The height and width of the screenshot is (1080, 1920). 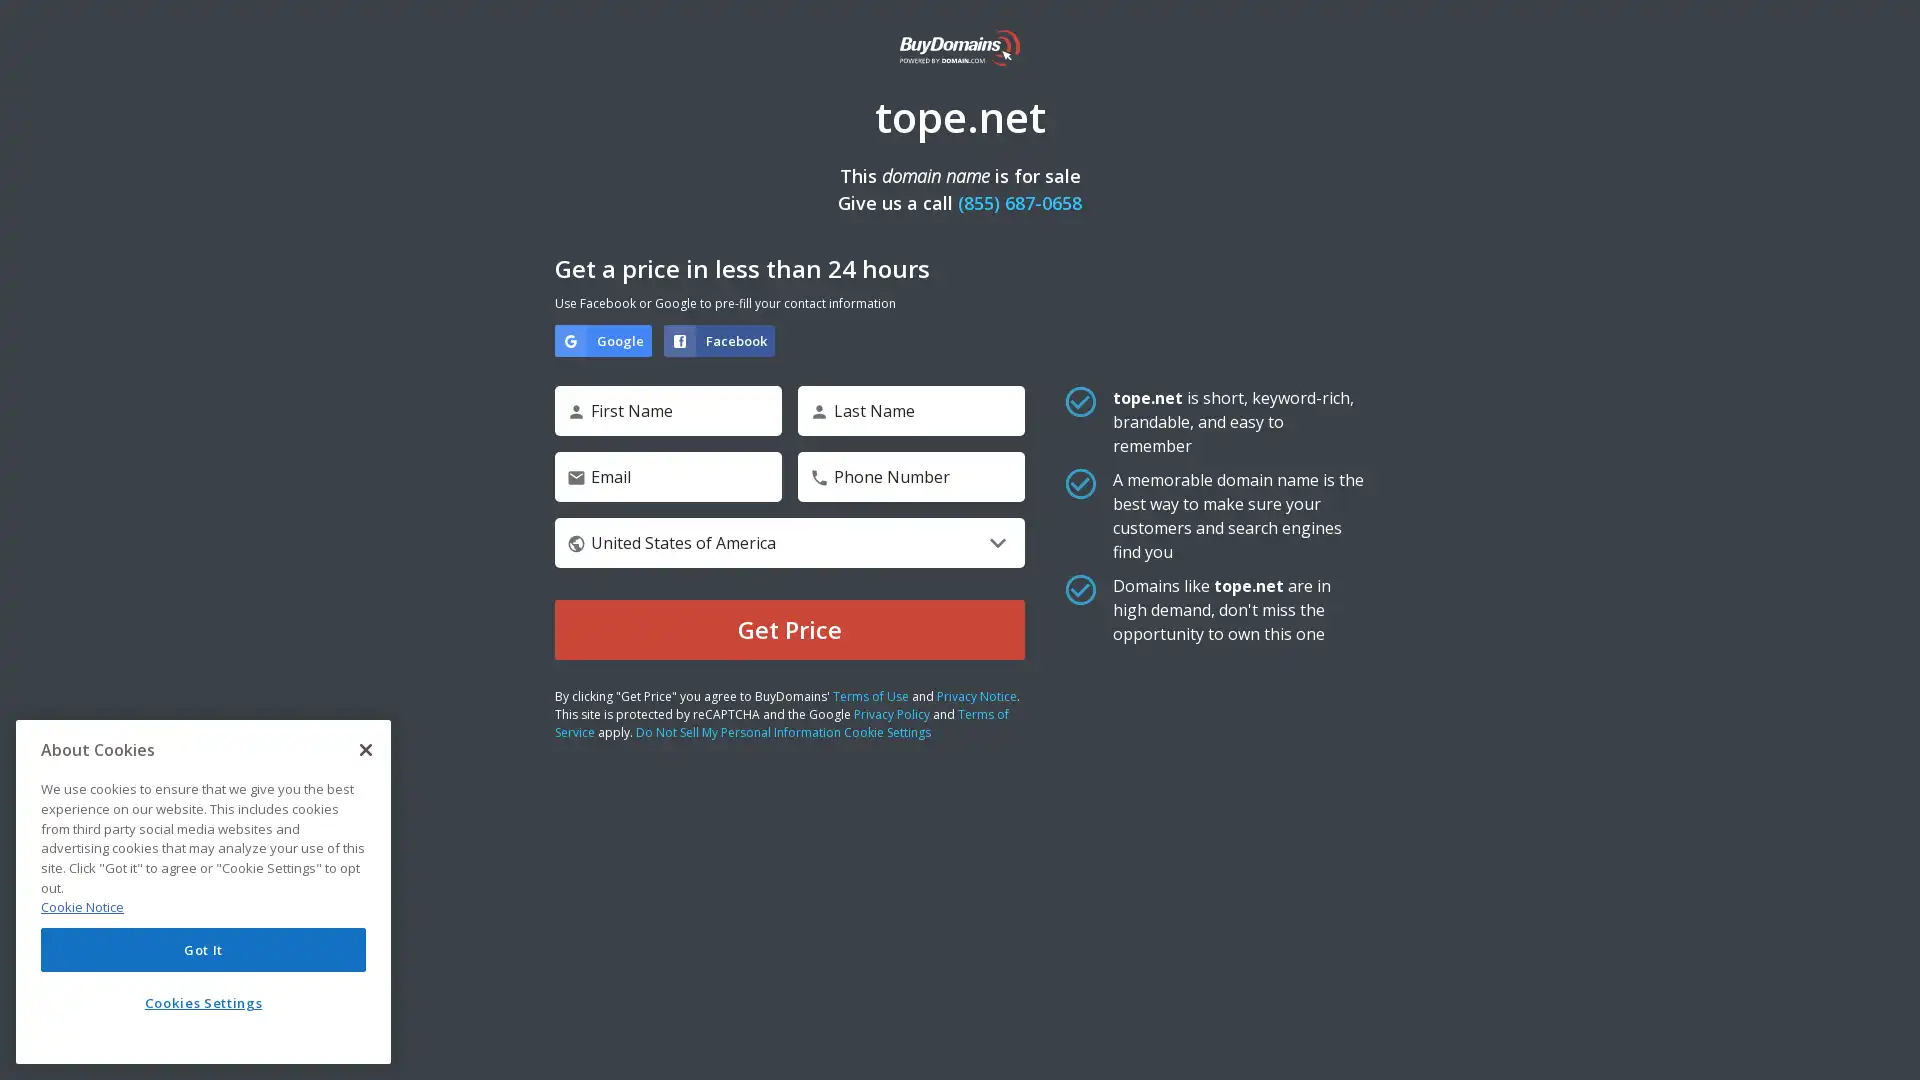 I want to click on Google, so click(x=602, y=339).